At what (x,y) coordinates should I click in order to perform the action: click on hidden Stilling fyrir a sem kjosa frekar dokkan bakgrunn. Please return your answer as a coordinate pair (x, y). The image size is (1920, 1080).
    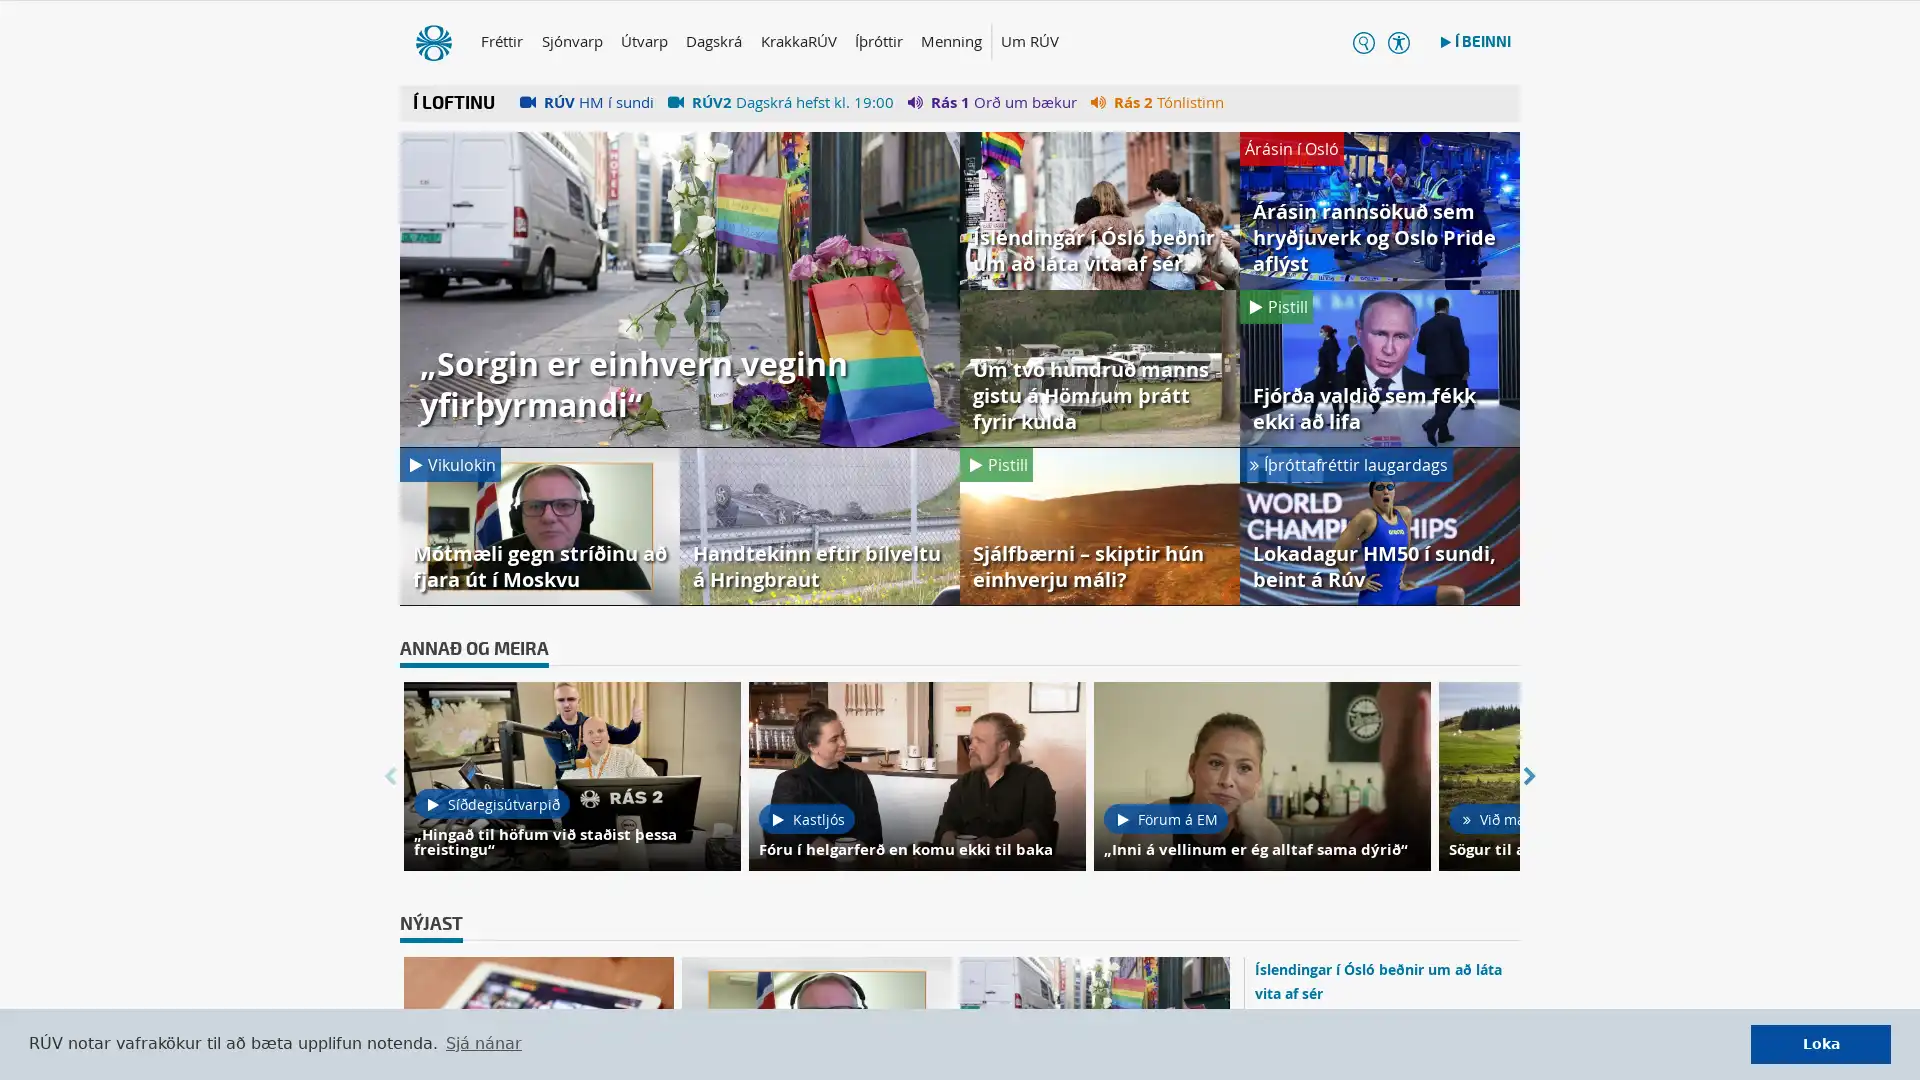
    Looking at the image, I should click on (1378, 45).